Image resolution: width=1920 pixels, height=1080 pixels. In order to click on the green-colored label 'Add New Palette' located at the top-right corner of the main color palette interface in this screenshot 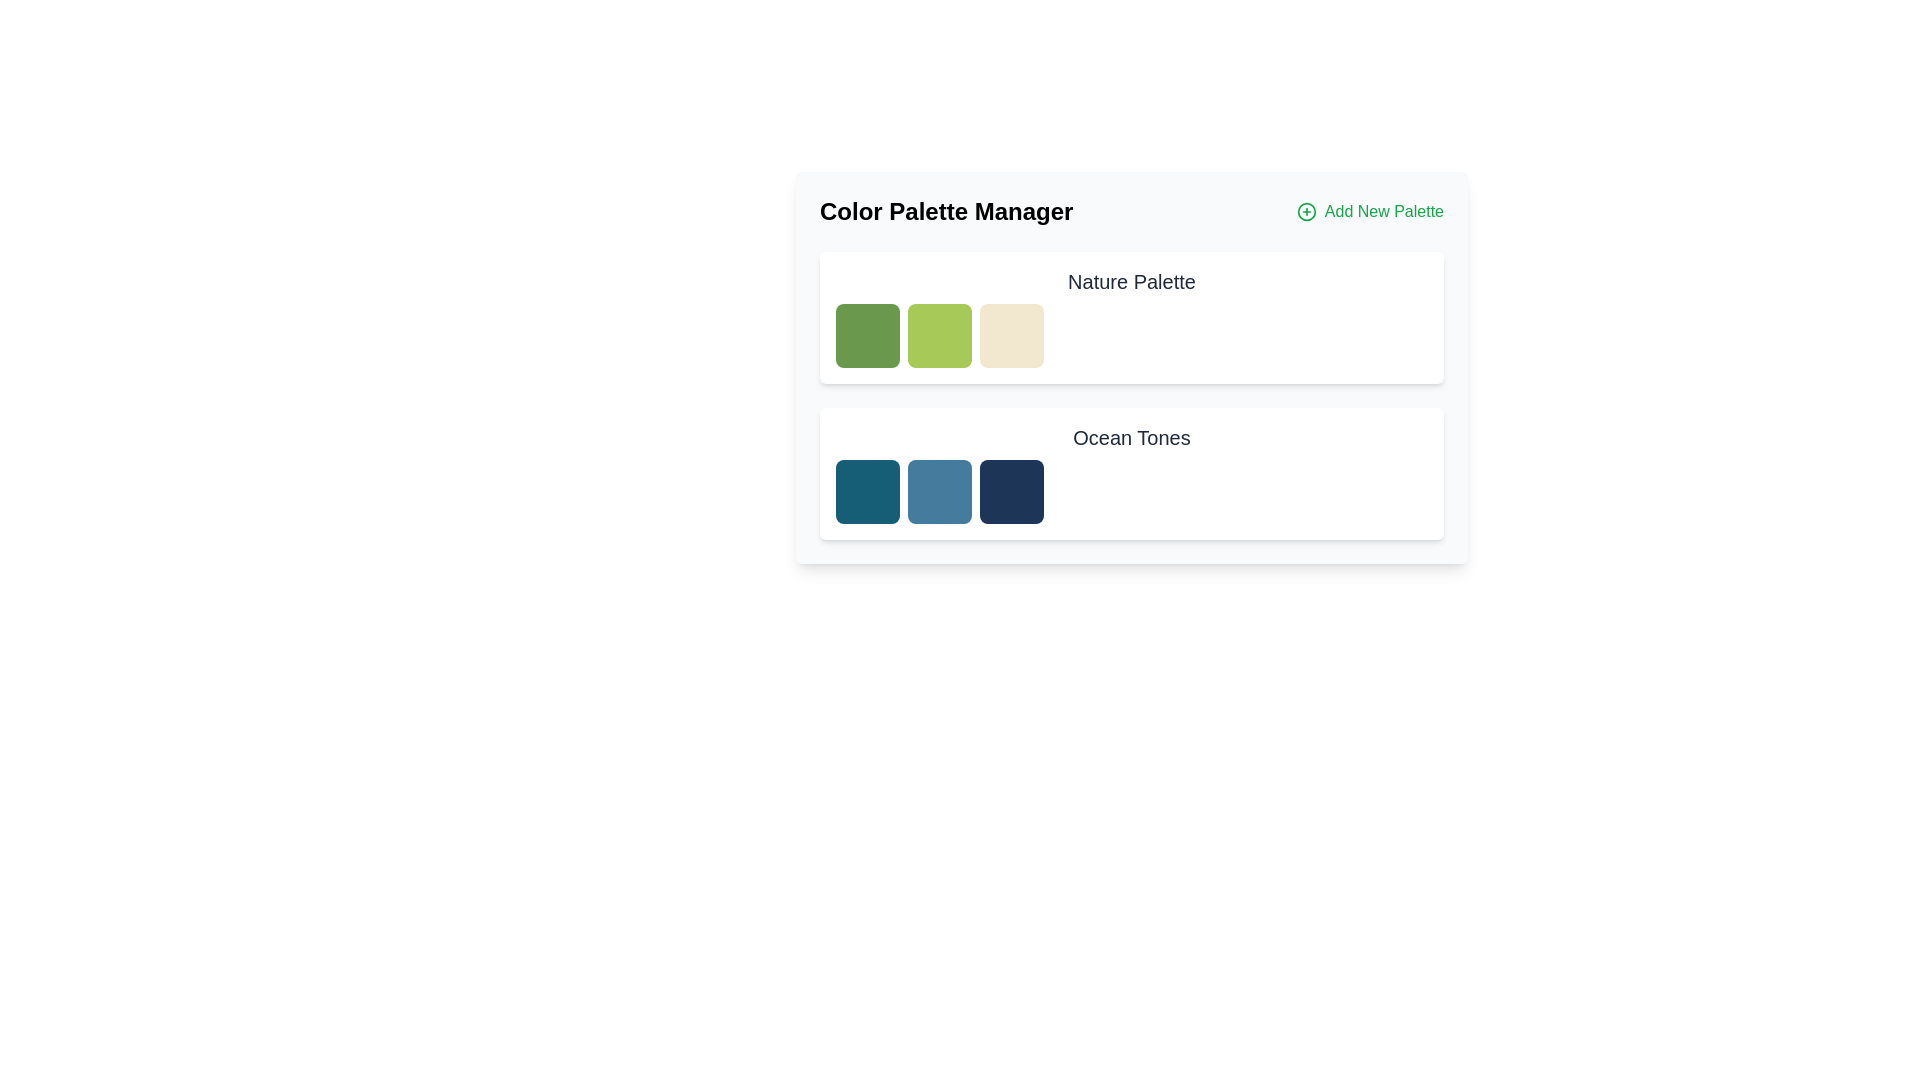, I will do `click(1382, 212)`.